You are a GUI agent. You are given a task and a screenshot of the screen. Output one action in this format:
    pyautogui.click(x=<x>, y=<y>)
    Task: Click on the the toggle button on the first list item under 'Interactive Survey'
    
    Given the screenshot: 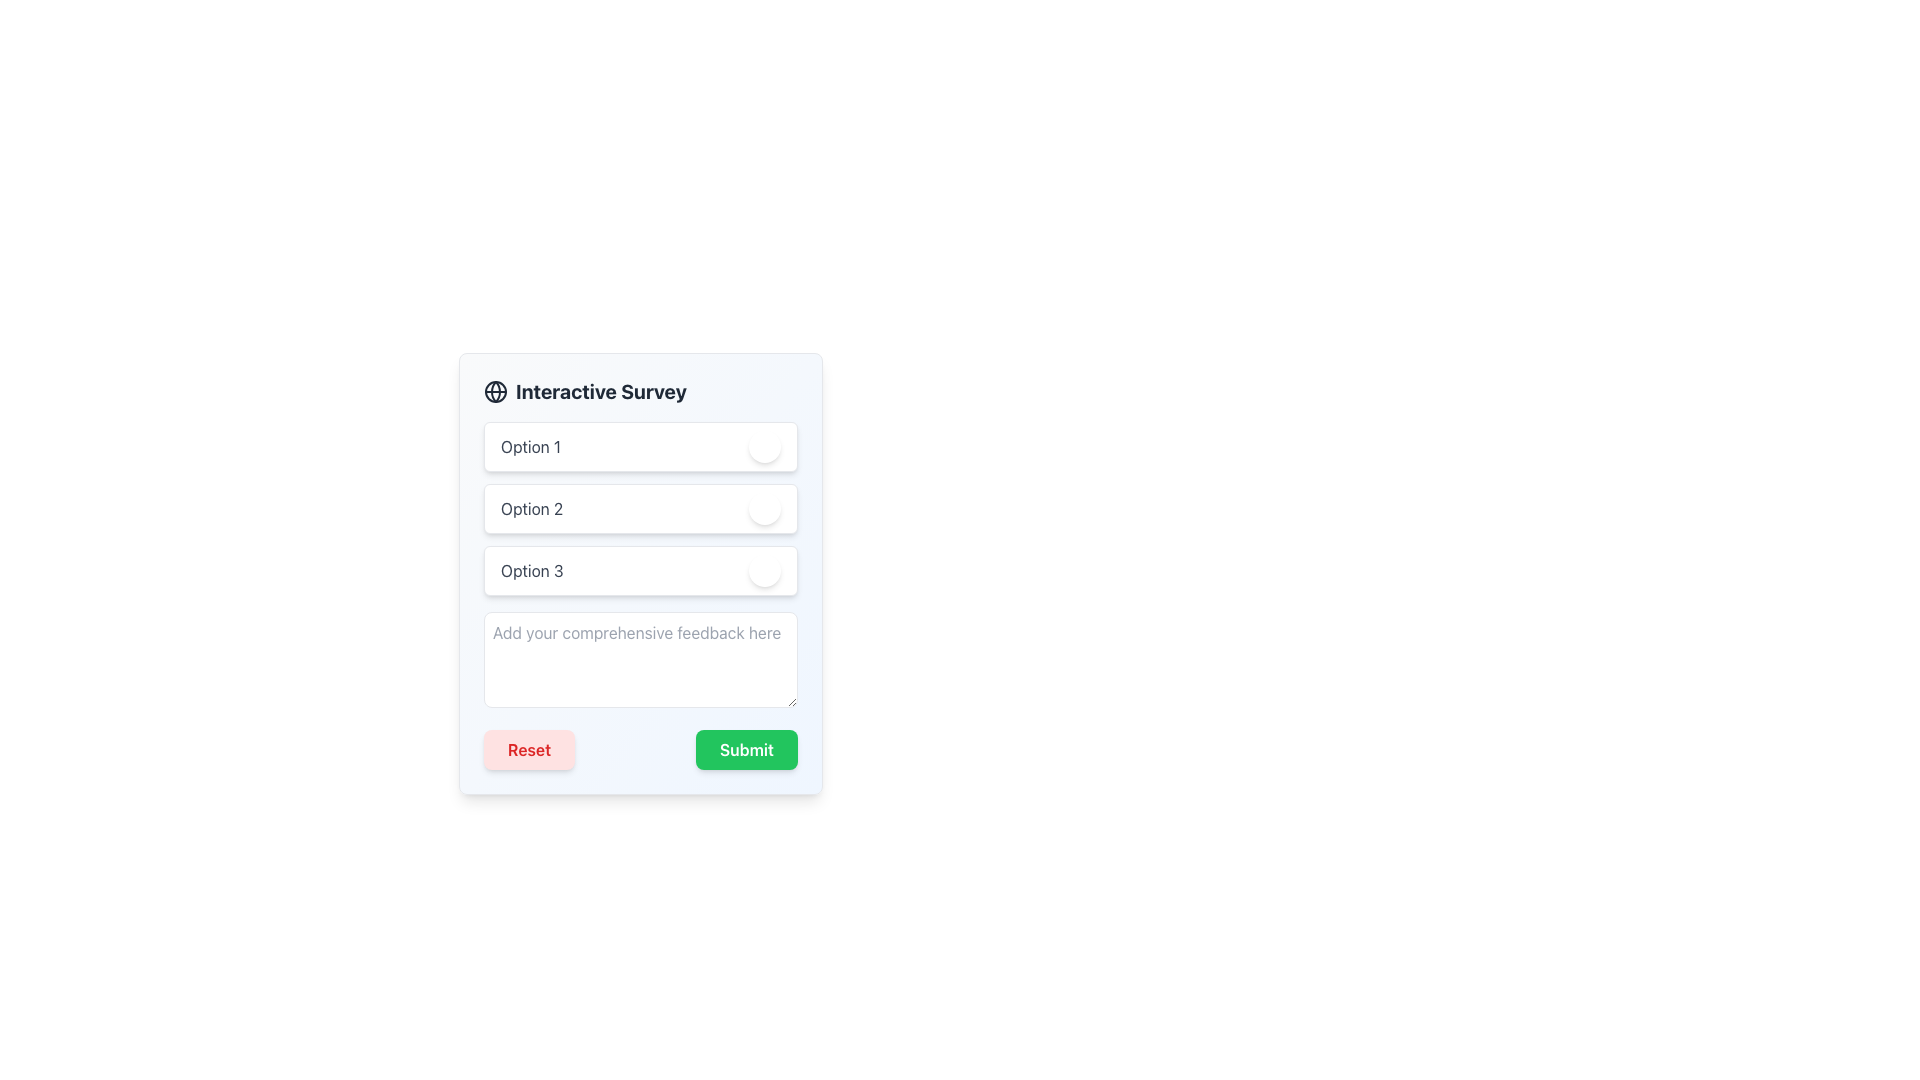 What is the action you would take?
    pyautogui.click(x=641, y=446)
    